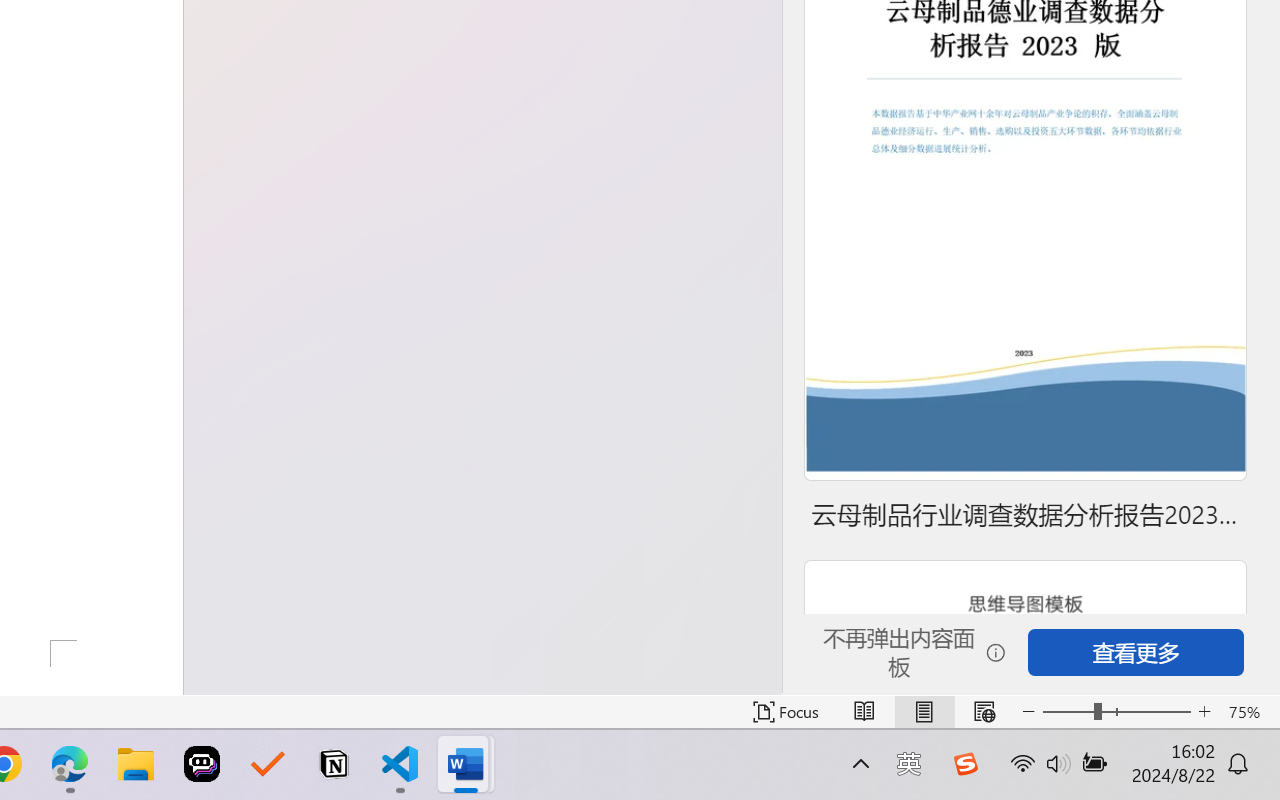 The width and height of the screenshot is (1280, 800). What do you see at coordinates (1115, 711) in the screenshot?
I see `'Zoom'` at bounding box center [1115, 711].